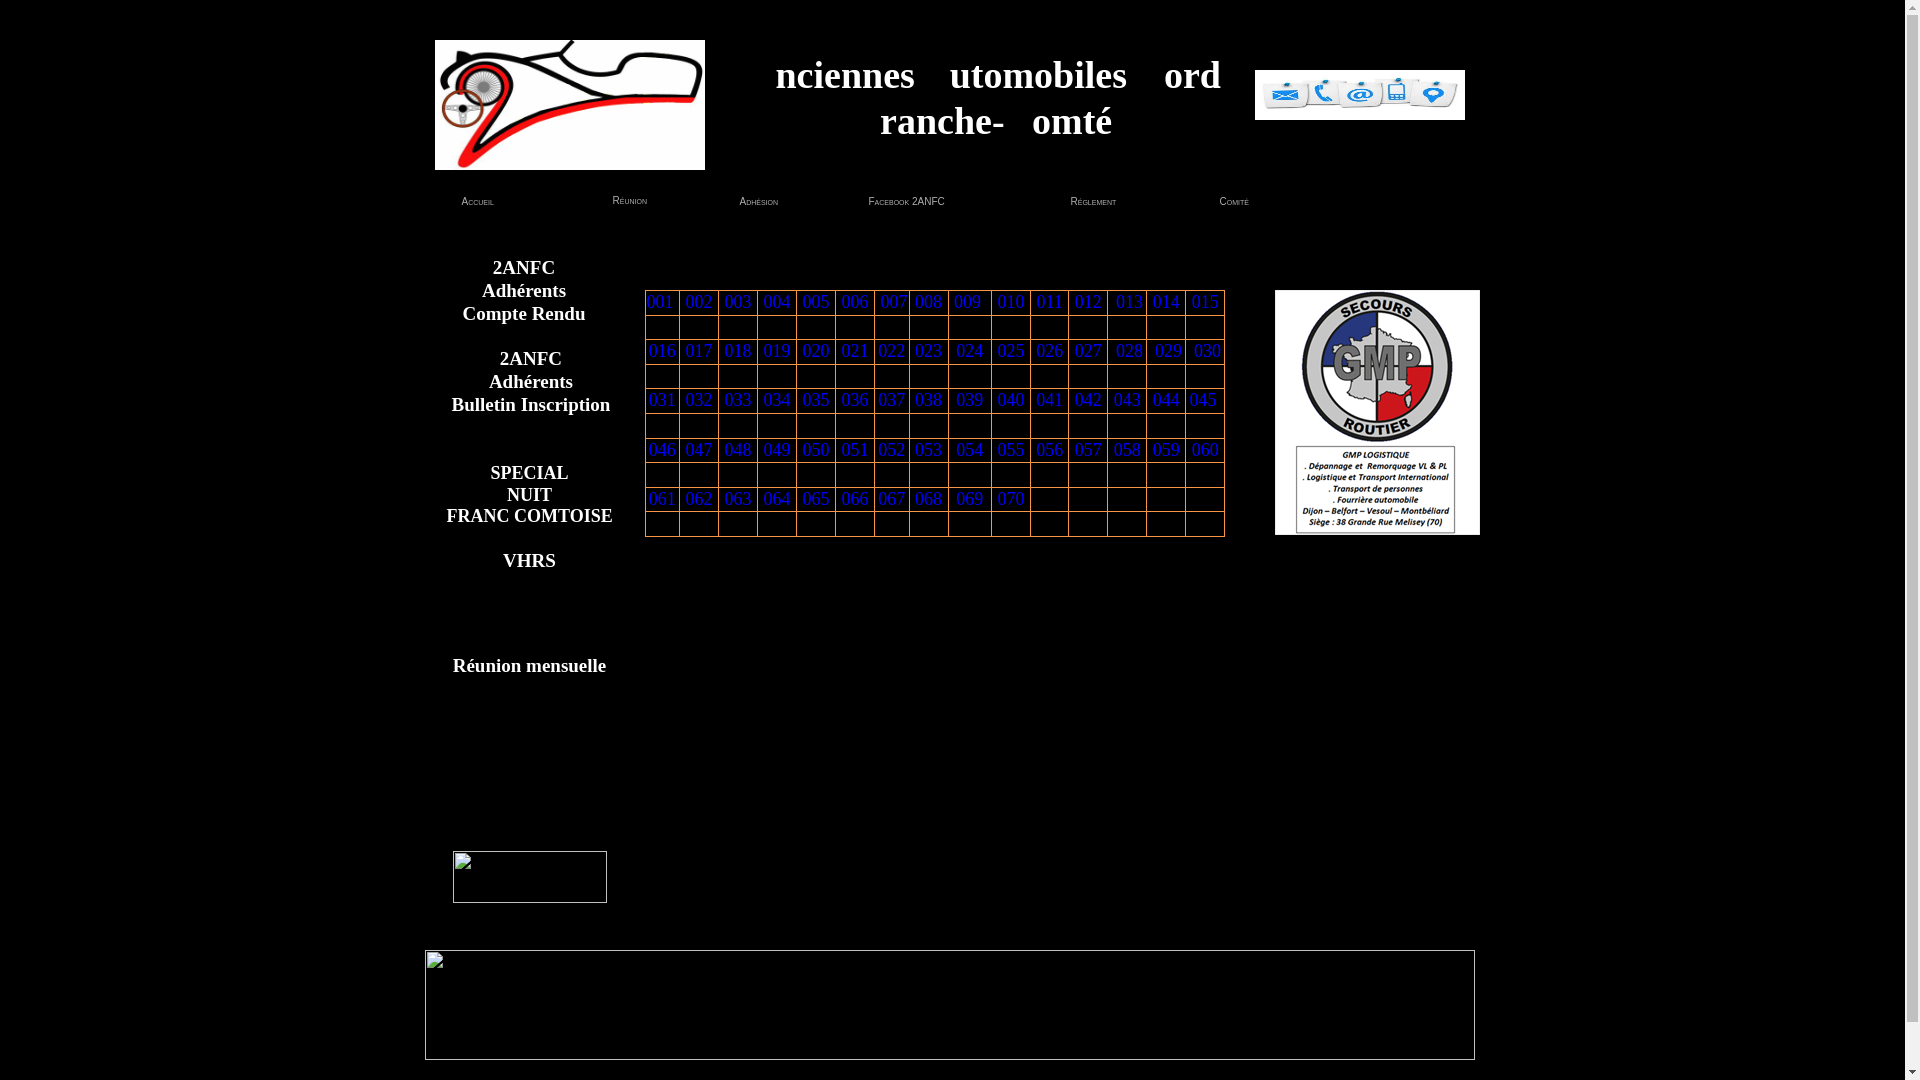 This screenshot has width=1920, height=1080. I want to click on '038', so click(914, 400).